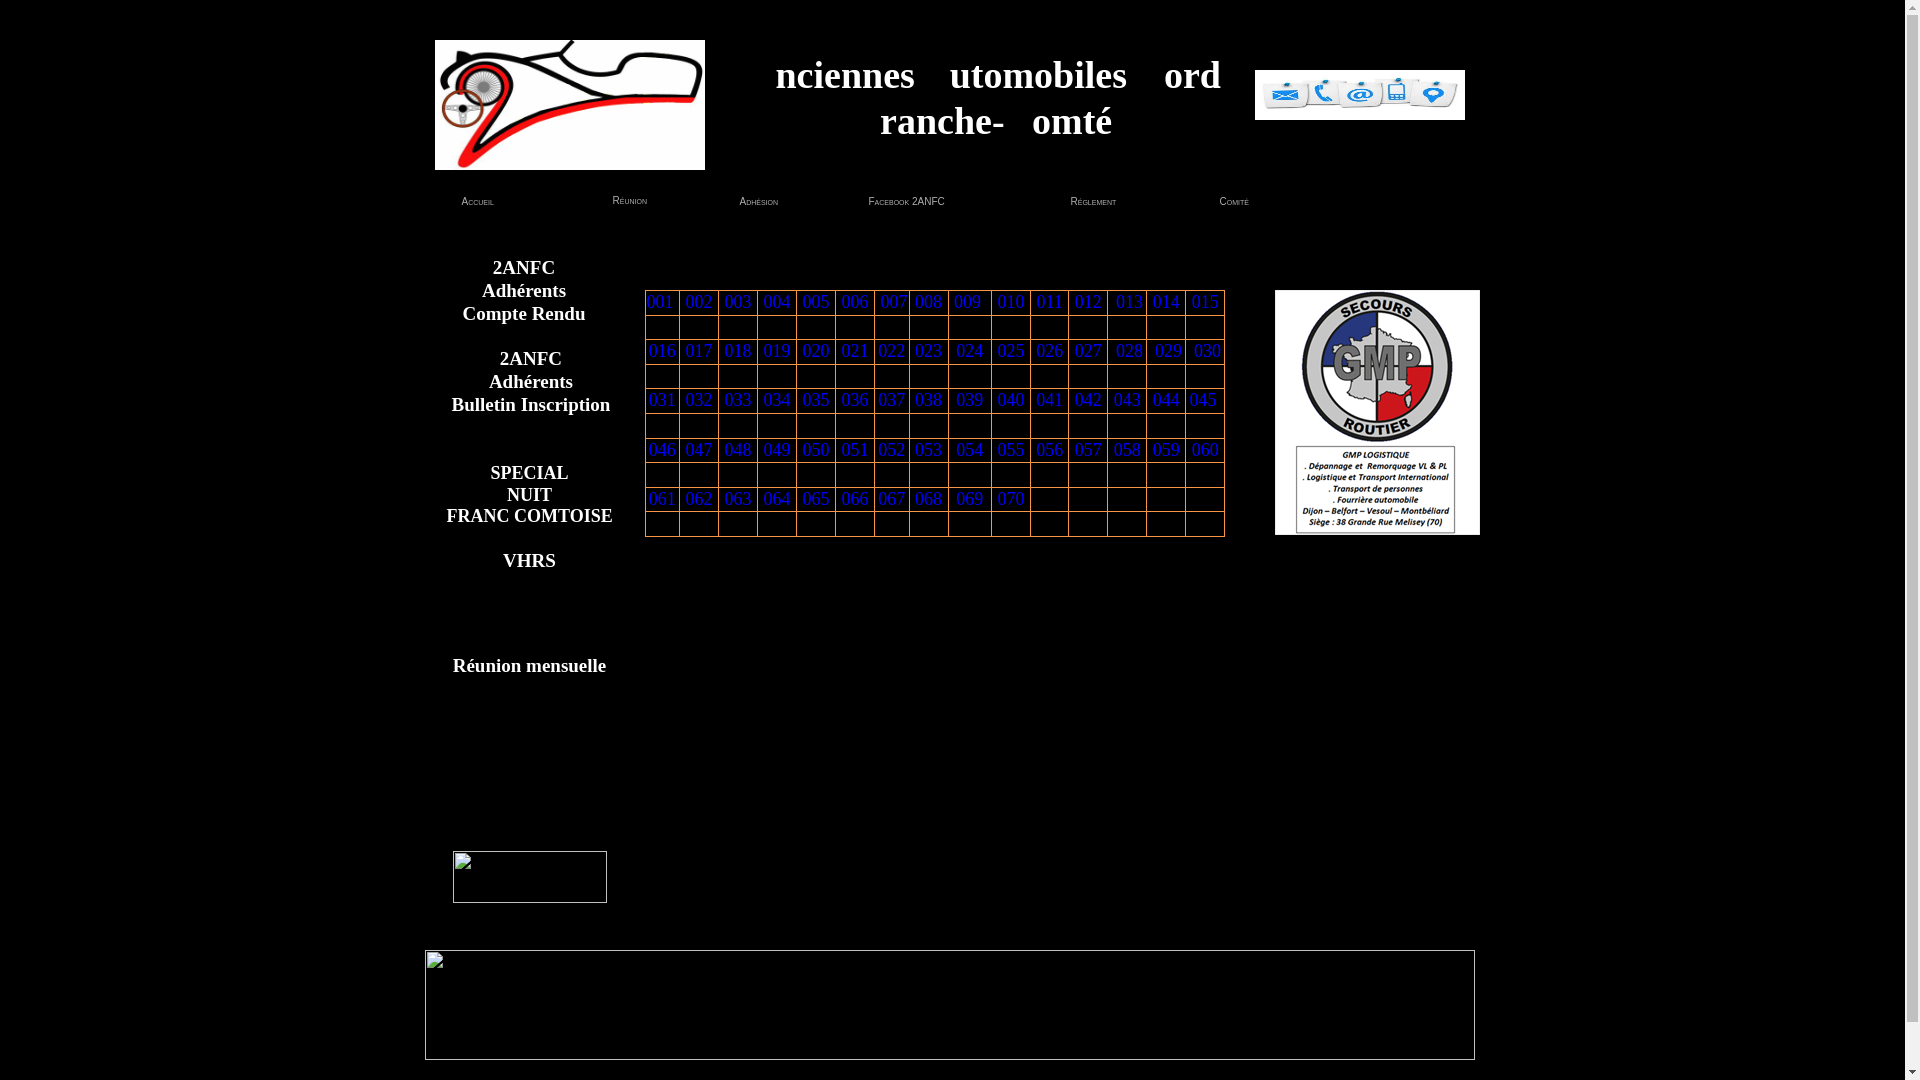 This screenshot has width=1920, height=1080. I want to click on '038', so click(914, 400).